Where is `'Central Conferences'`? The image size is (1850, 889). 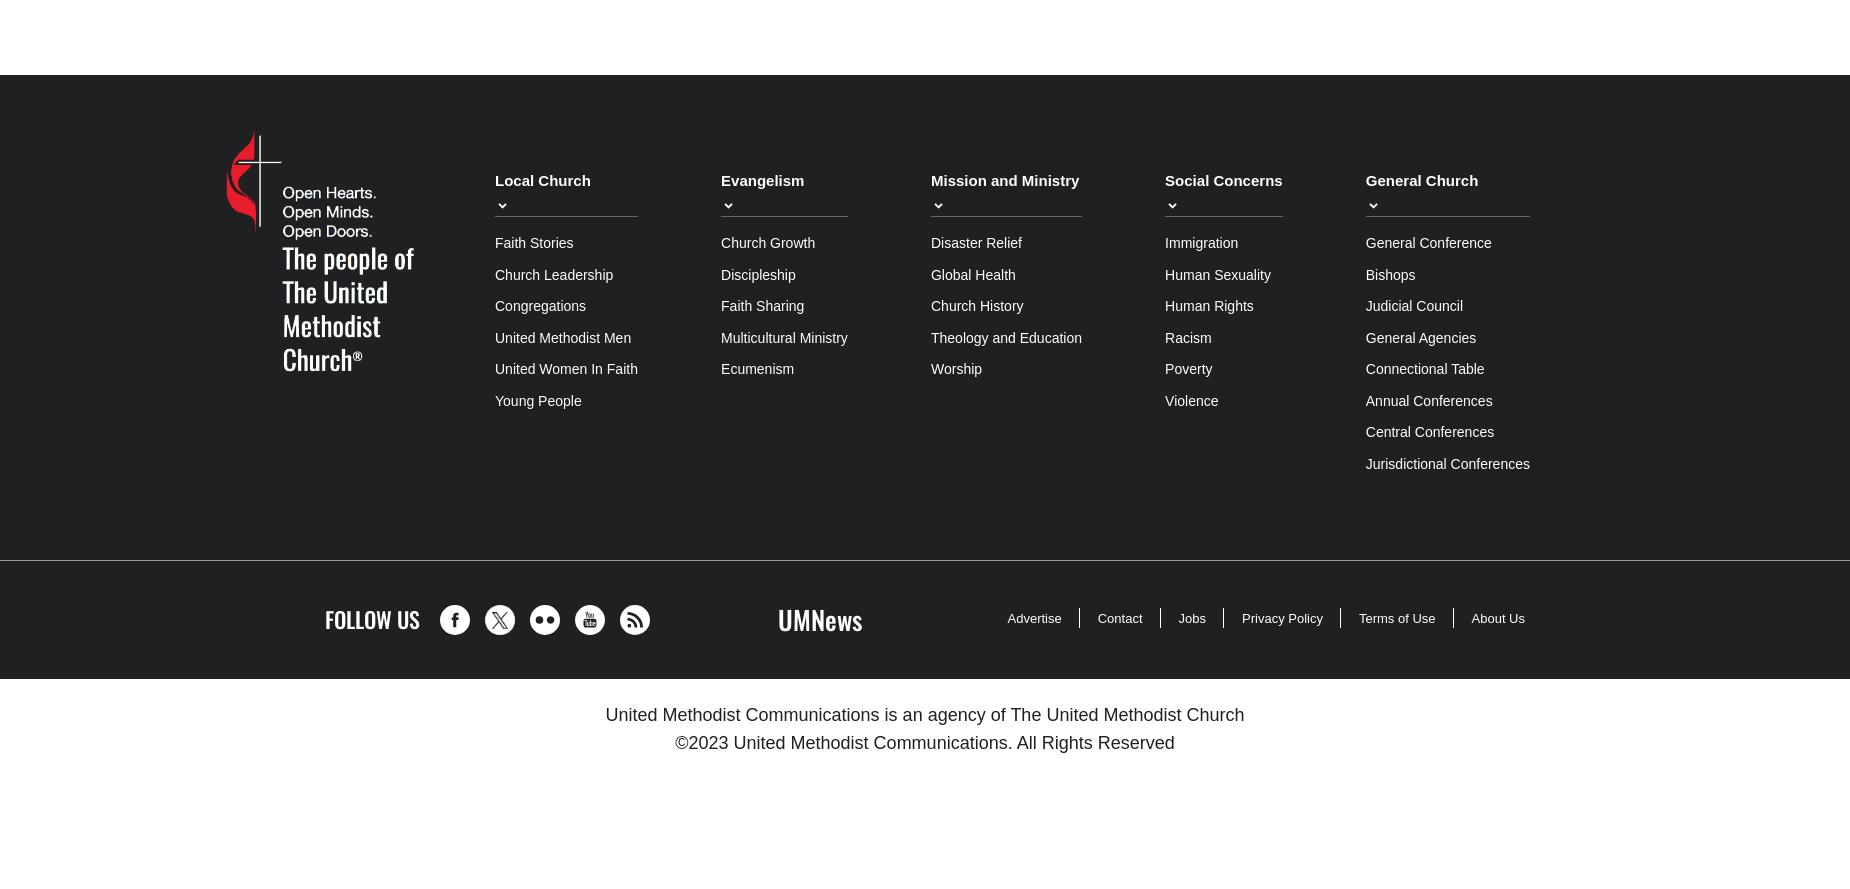
'Central Conferences' is located at coordinates (1429, 431).